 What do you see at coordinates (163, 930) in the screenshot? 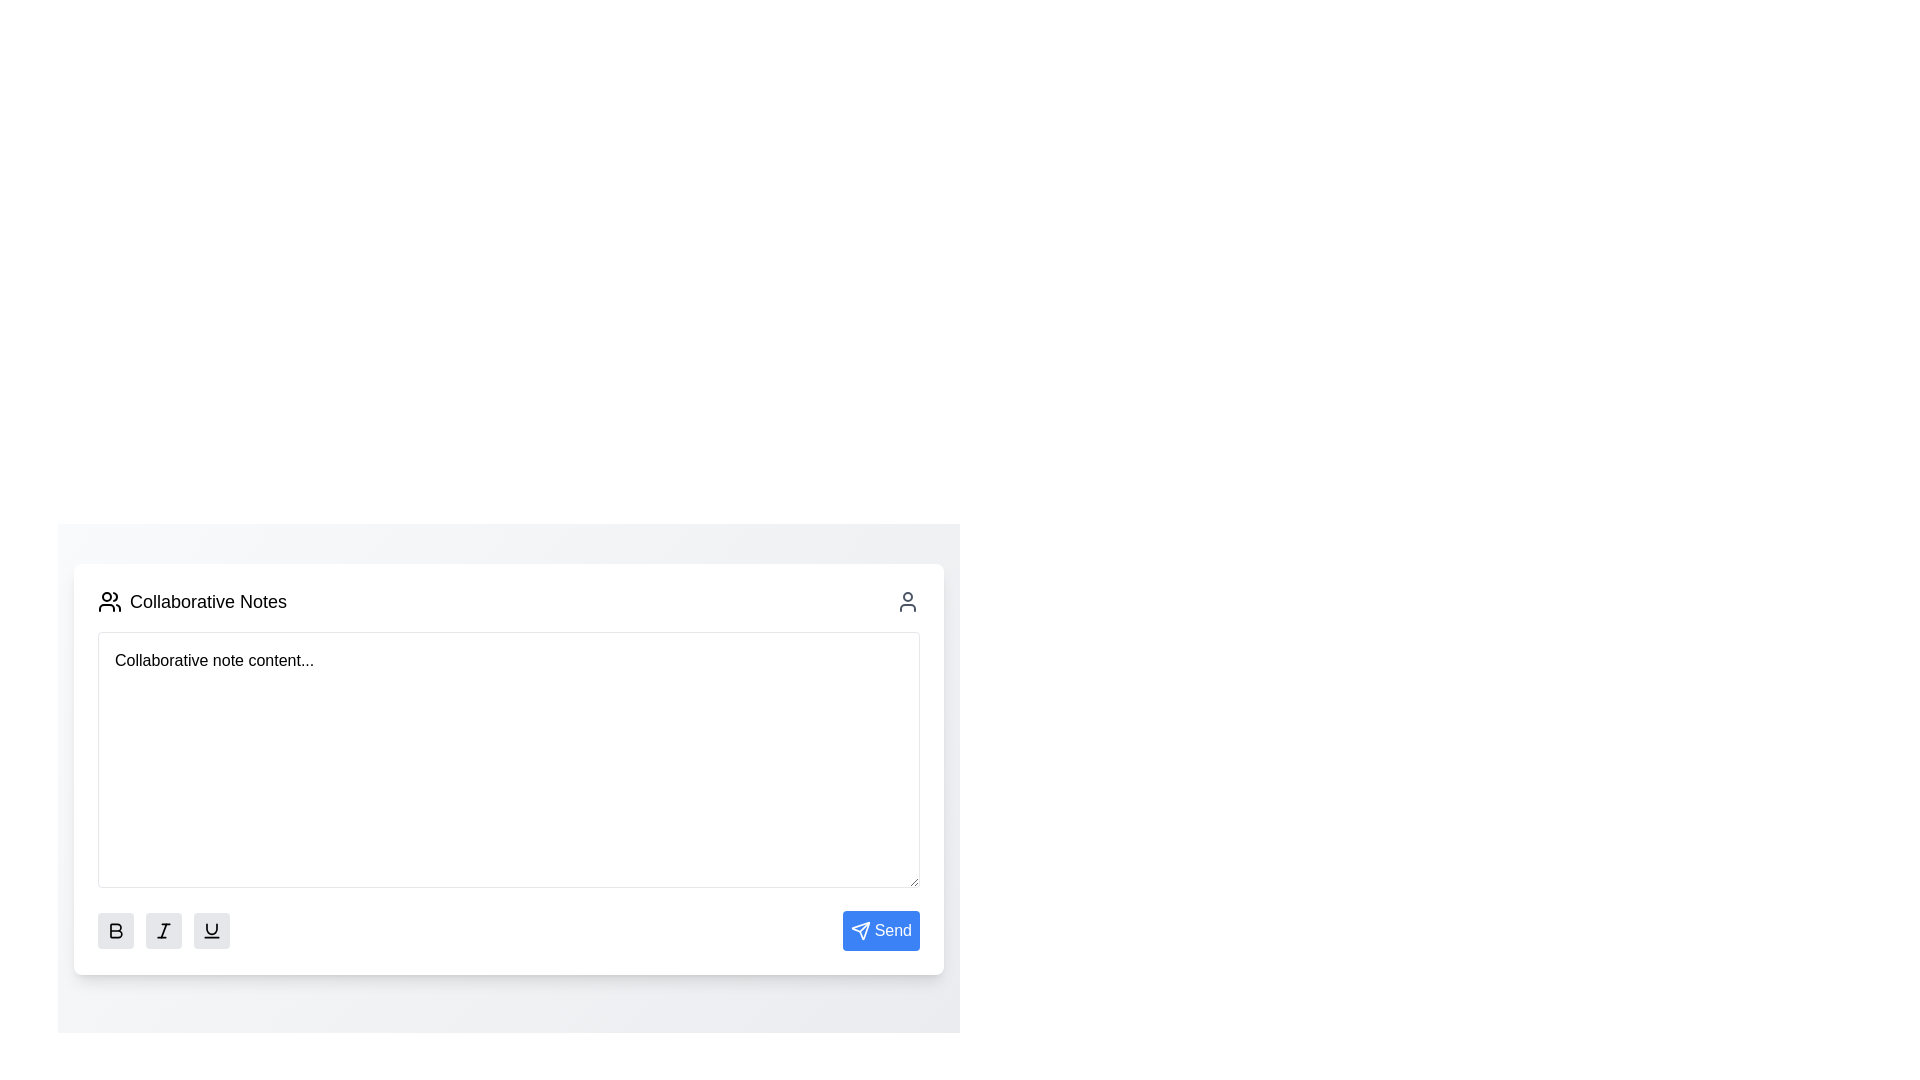
I see `the second icon button from the left in the formatting toolbar beneath the 'Collaborative Notes' input area` at bounding box center [163, 930].